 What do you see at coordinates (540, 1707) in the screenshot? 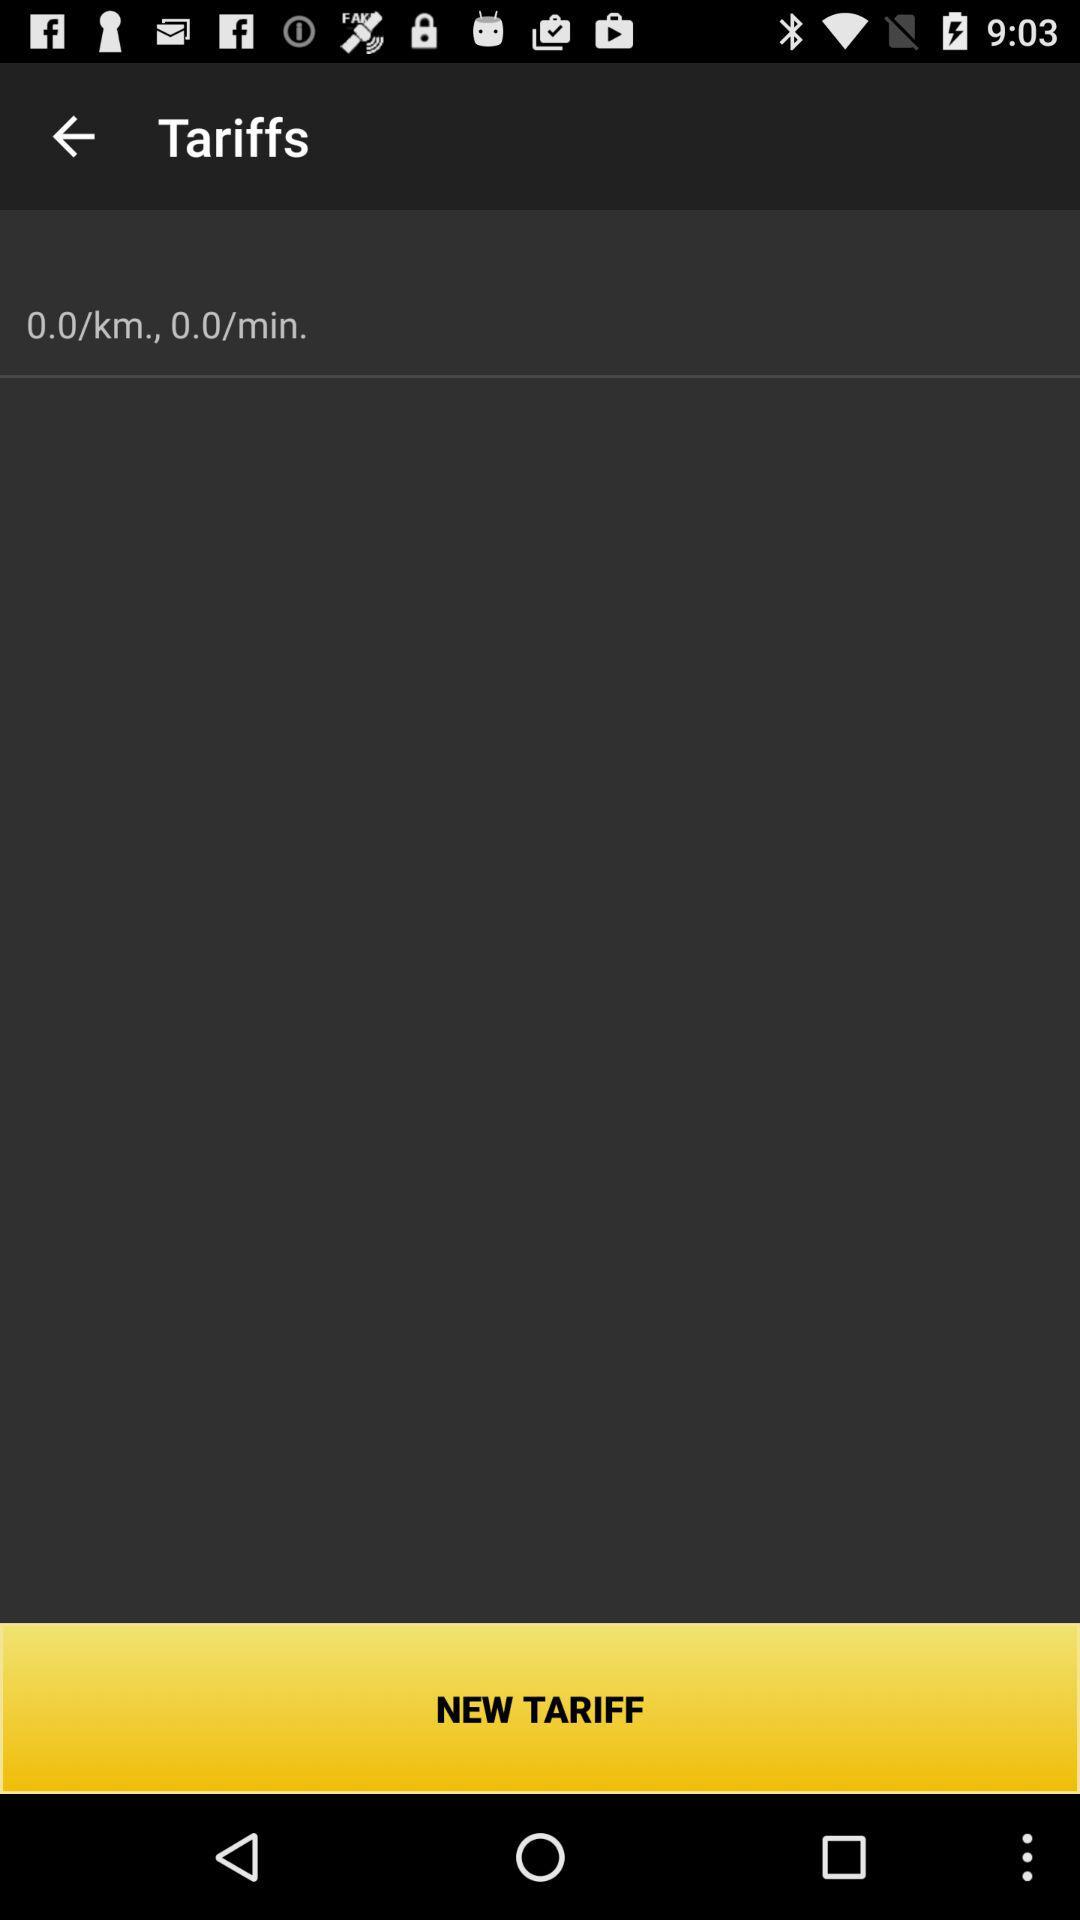
I see `icon below 0 0 km` at bounding box center [540, 1707].